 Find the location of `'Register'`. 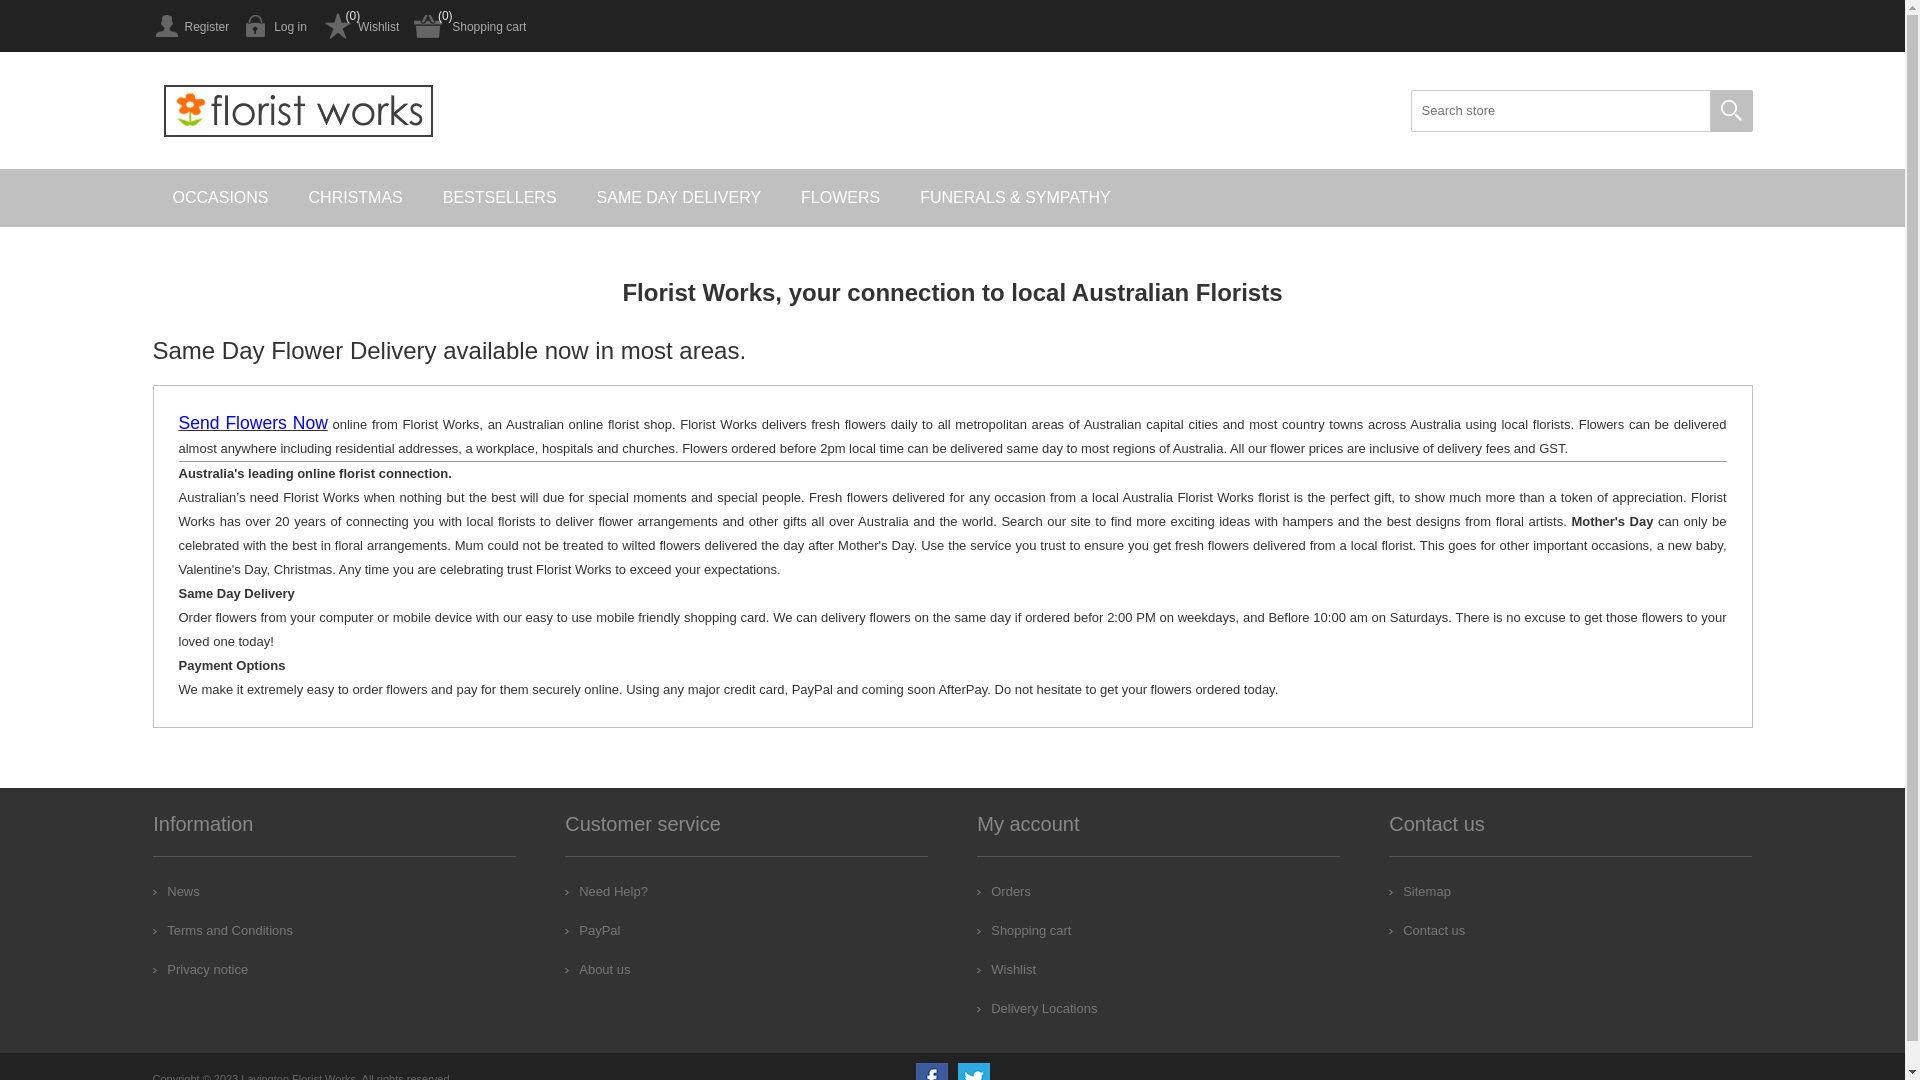

'Register' is located at coordinates (190, 26).